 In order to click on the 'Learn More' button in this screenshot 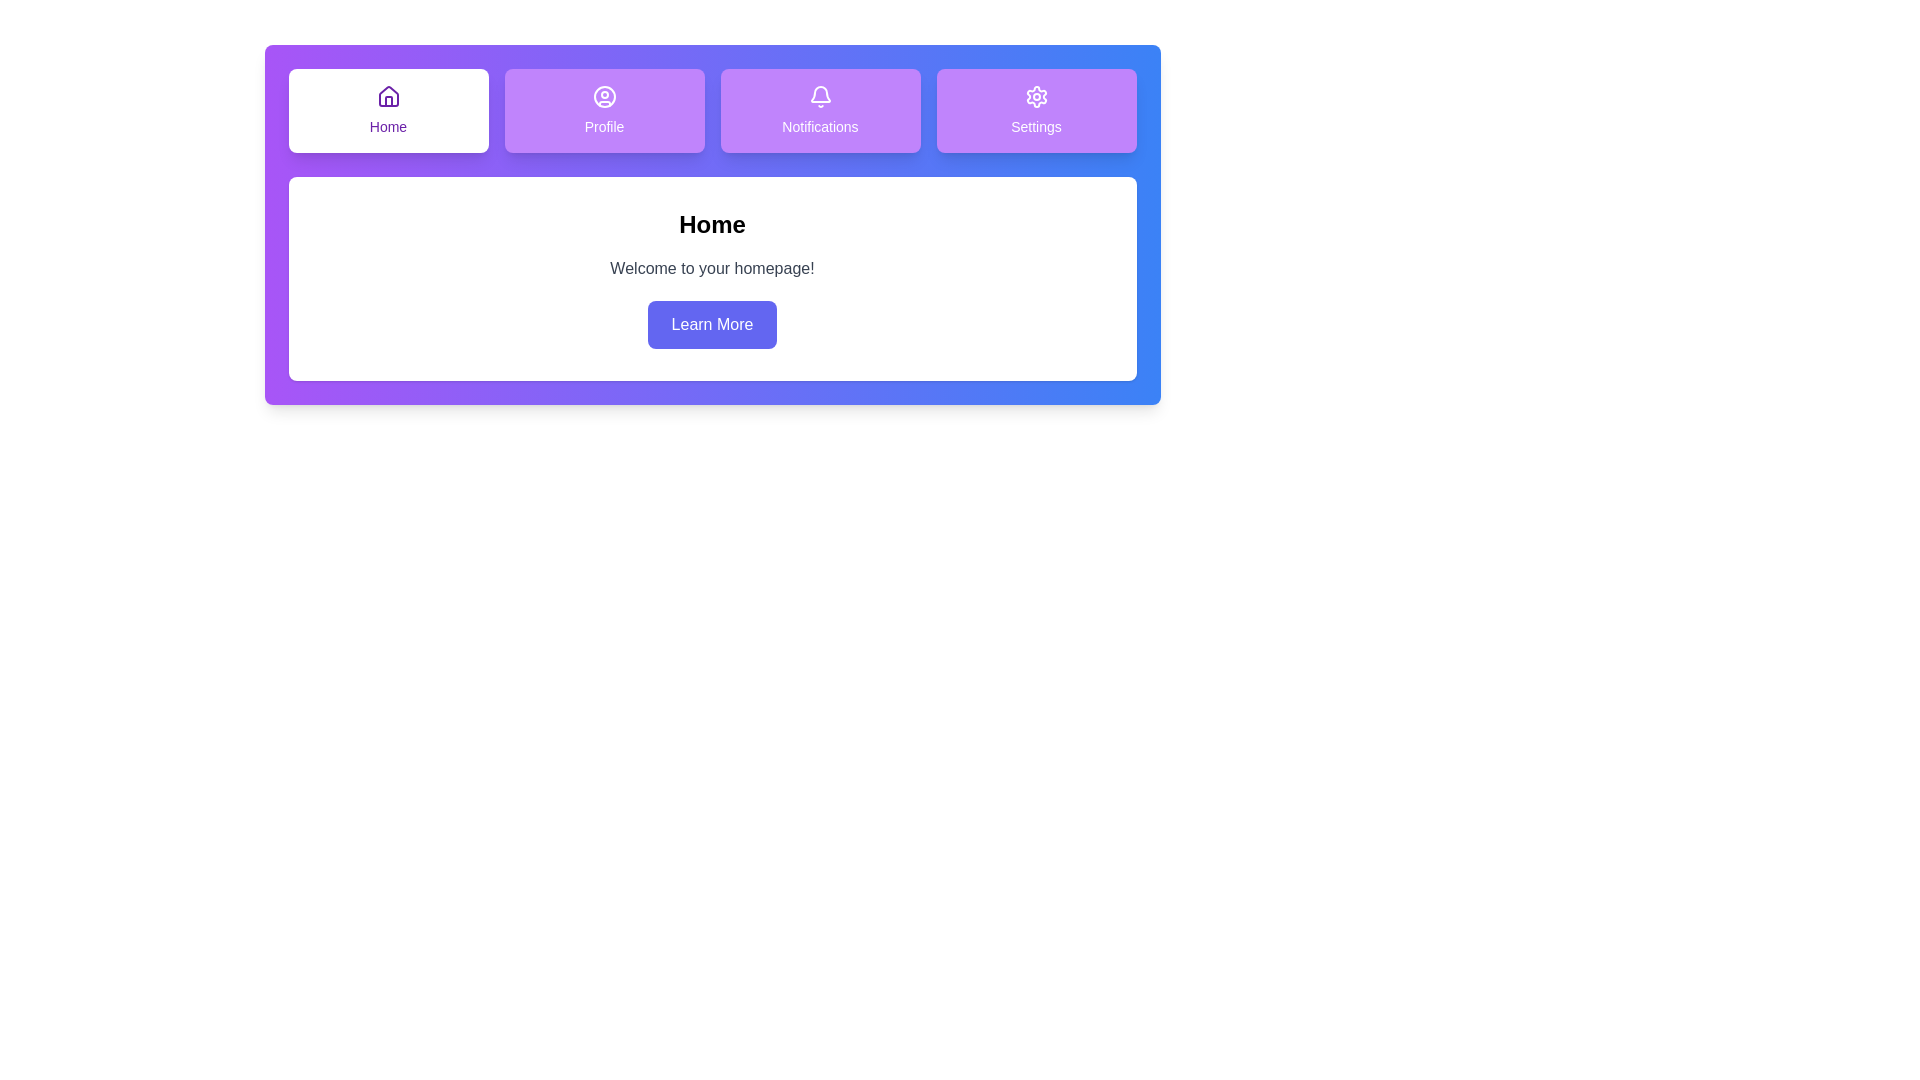, I will do `click(711, 323)`.